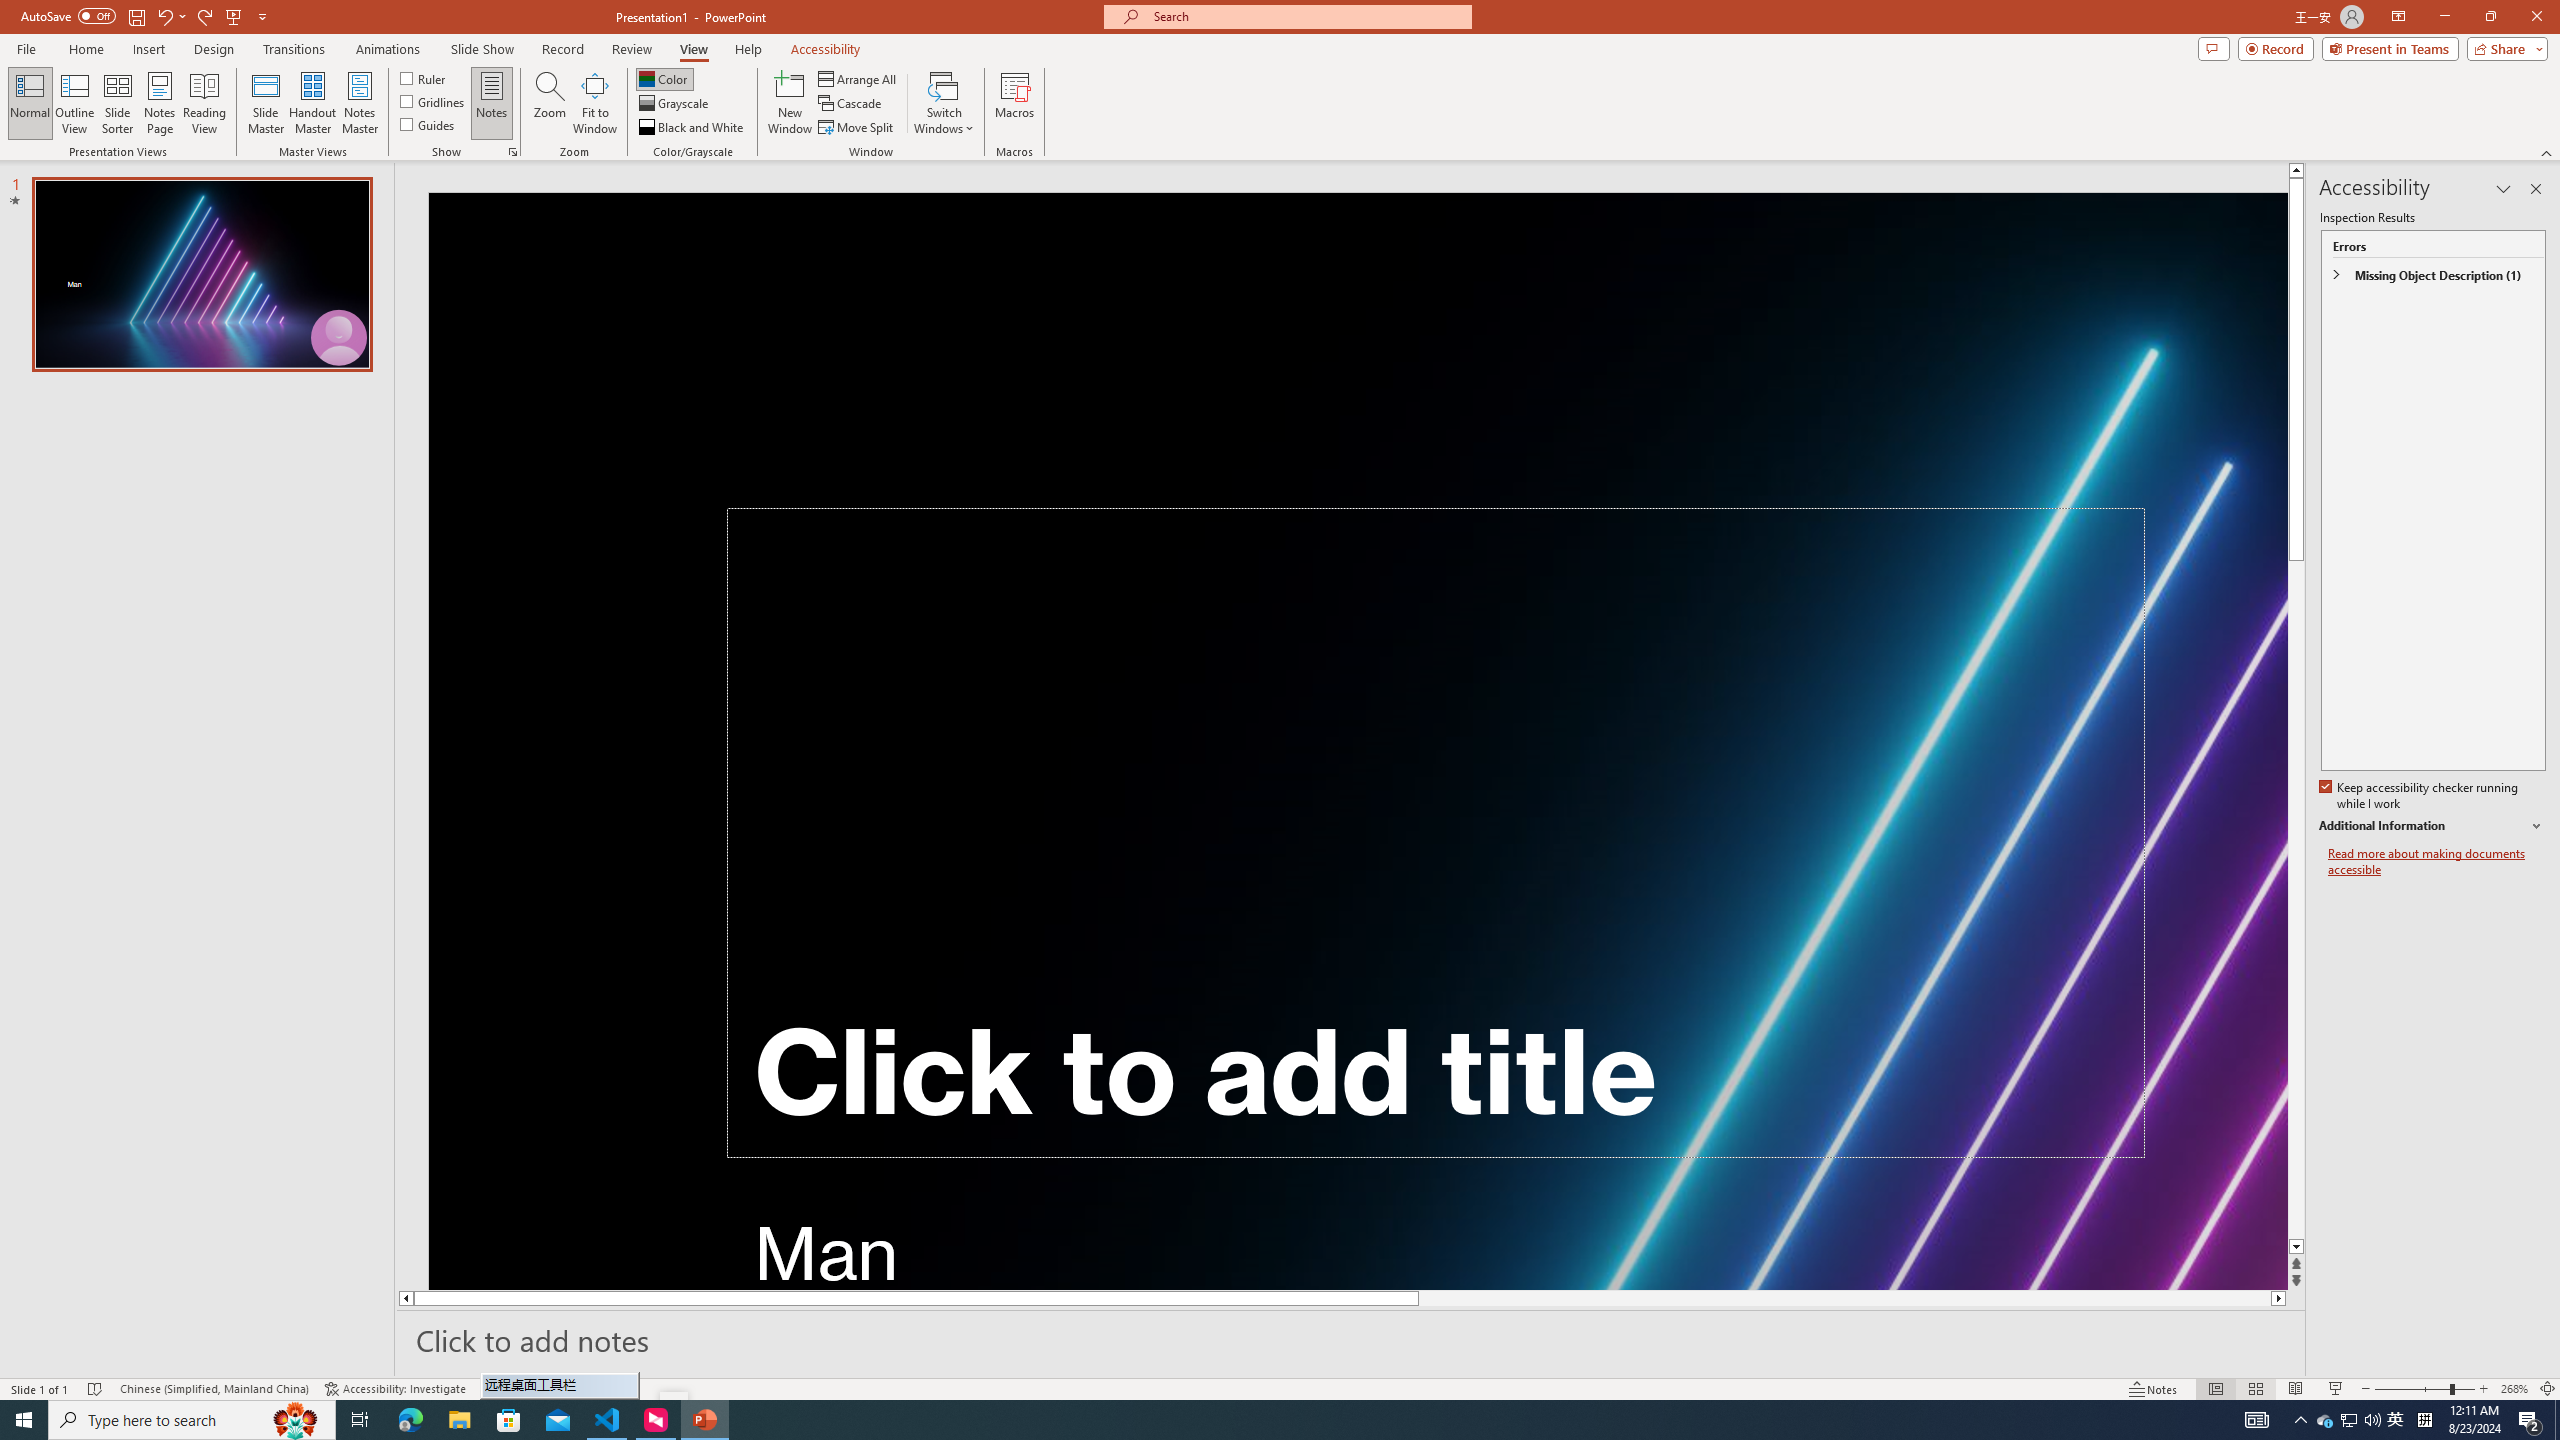 The image size is (2560, 1440). Describe the element at coordinates (1358, 740) in the screenshot. I see `'Neon laser lights aligned to form a triangle'` at that location.